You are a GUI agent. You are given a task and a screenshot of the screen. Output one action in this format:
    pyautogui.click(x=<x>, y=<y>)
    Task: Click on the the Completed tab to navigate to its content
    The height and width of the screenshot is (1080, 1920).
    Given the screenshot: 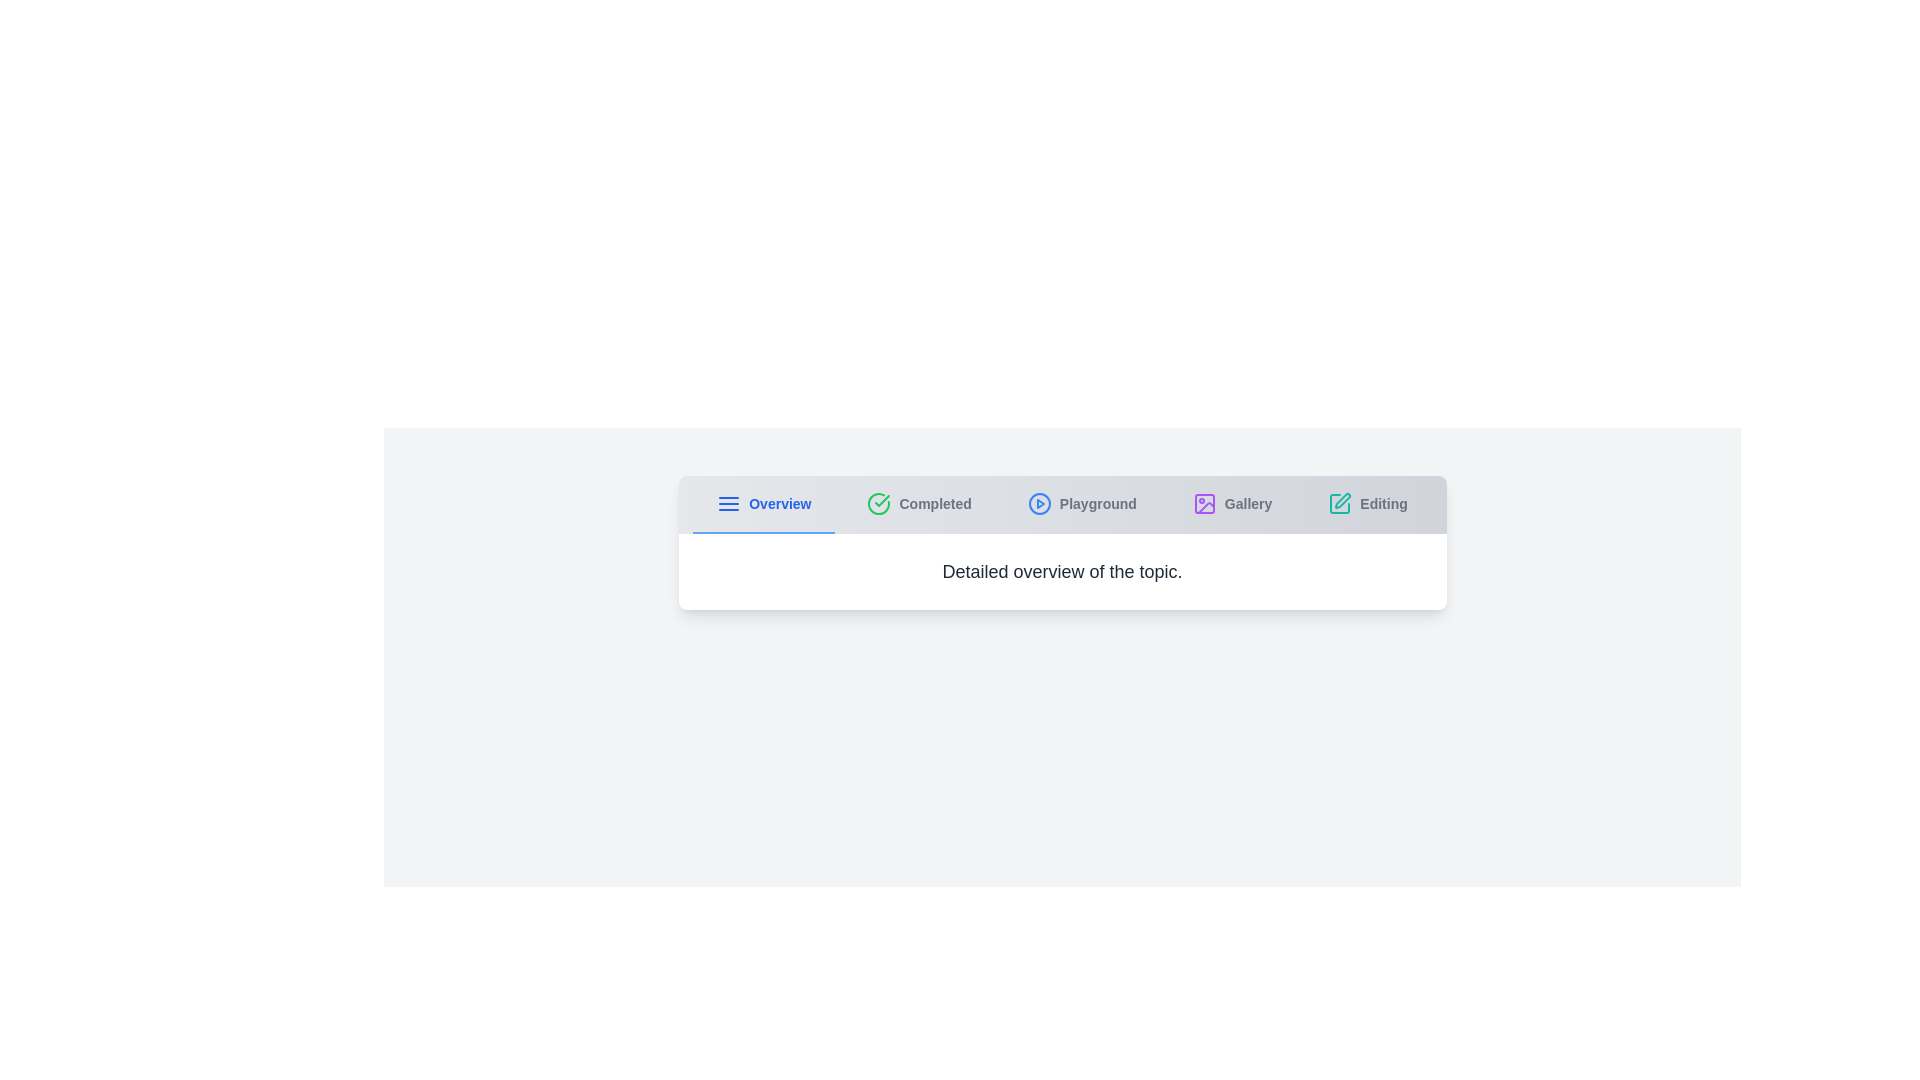 What is the action you would take?
    pyautogui.click(x=917, y=504)
    